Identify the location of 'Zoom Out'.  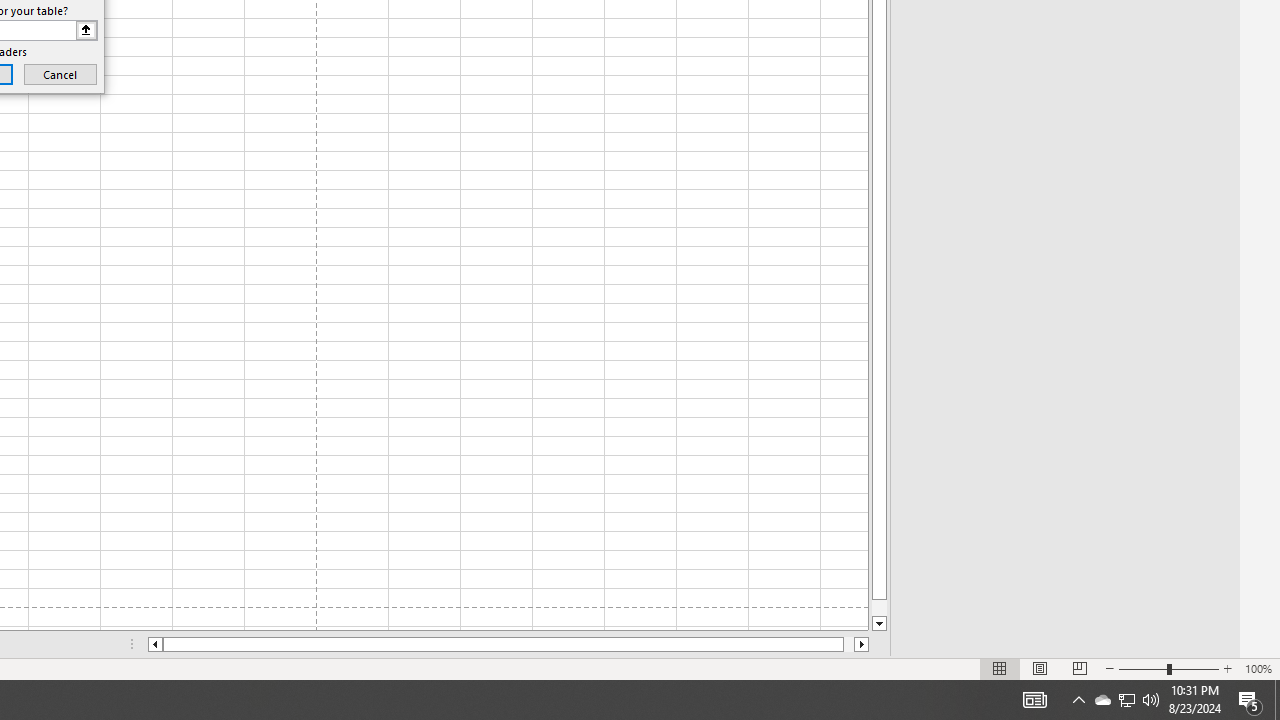
(1143, 669).